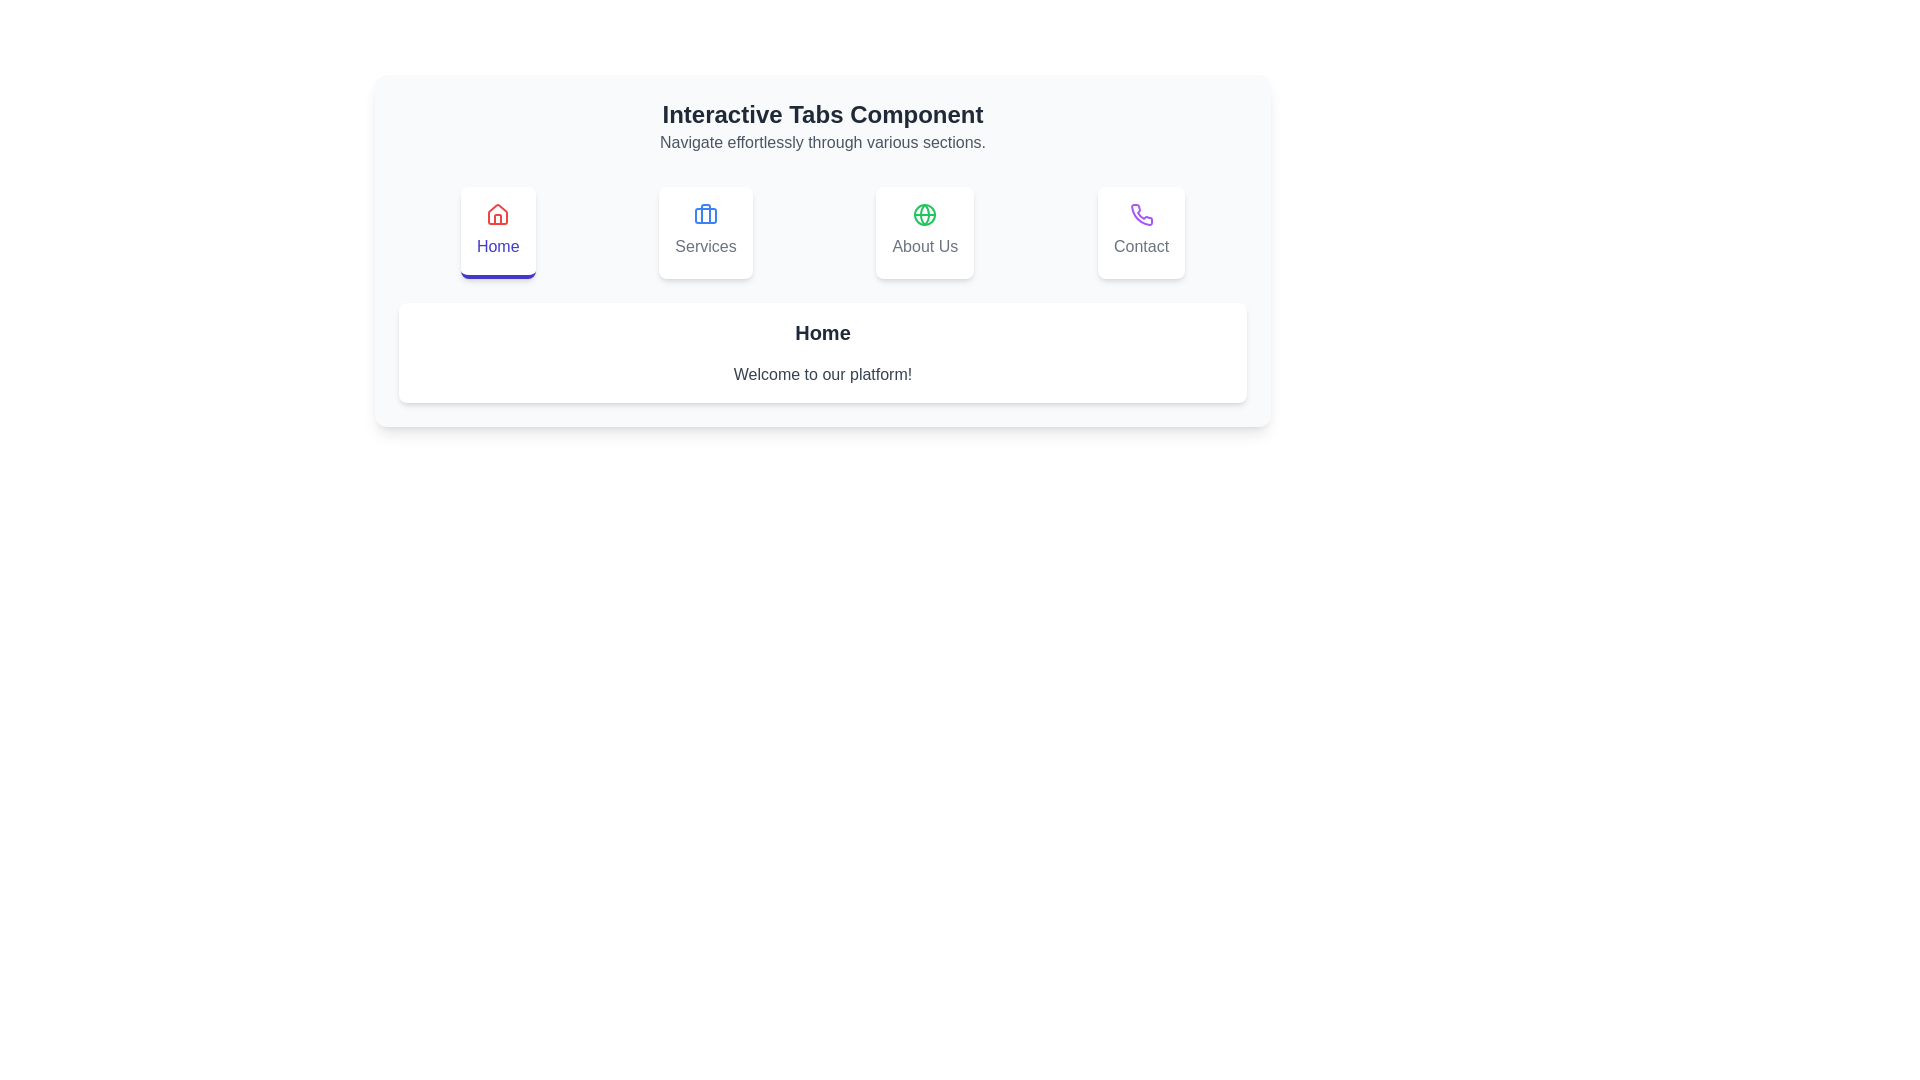 The image size is (1920, 1080). Describe the element at coordinates (705, 231) in the screenshot. I see `the Services tab icon` at that location.